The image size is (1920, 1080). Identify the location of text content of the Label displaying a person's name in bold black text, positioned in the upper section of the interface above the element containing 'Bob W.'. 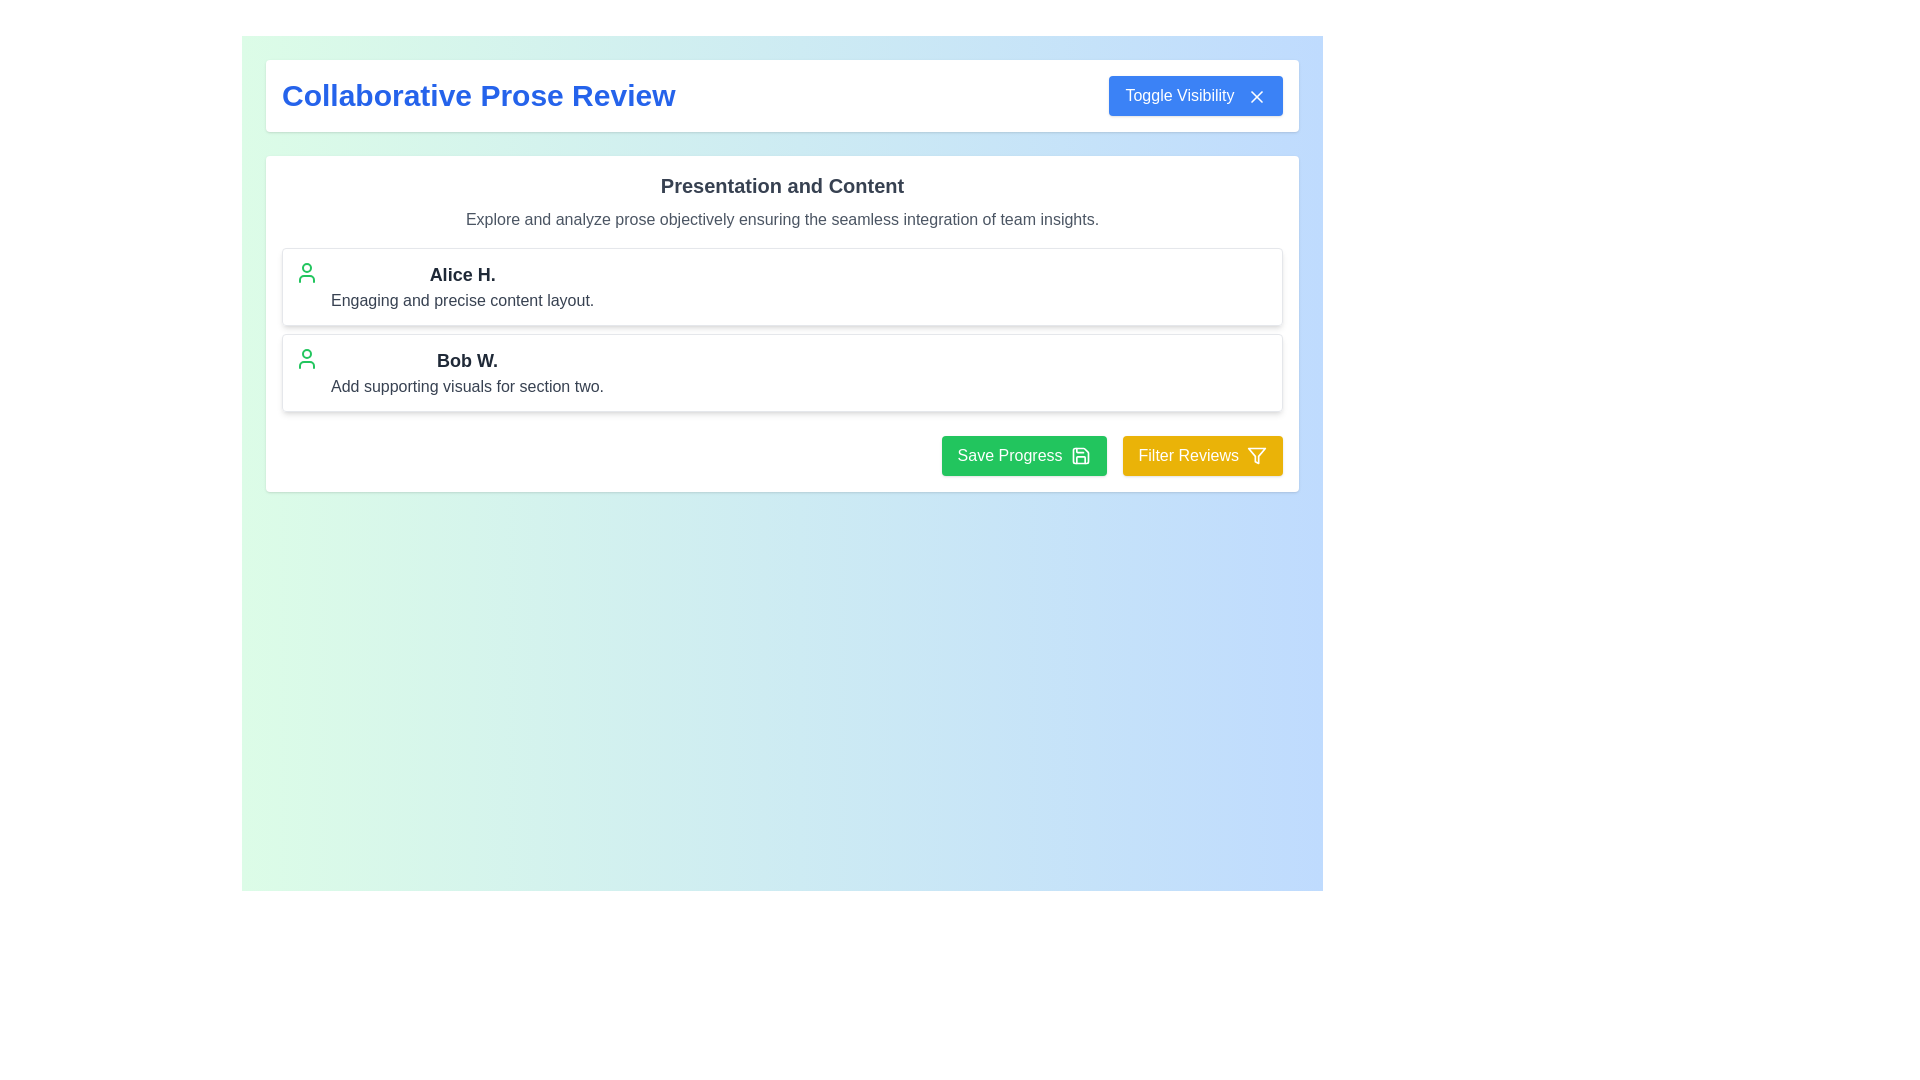
(461, 286).